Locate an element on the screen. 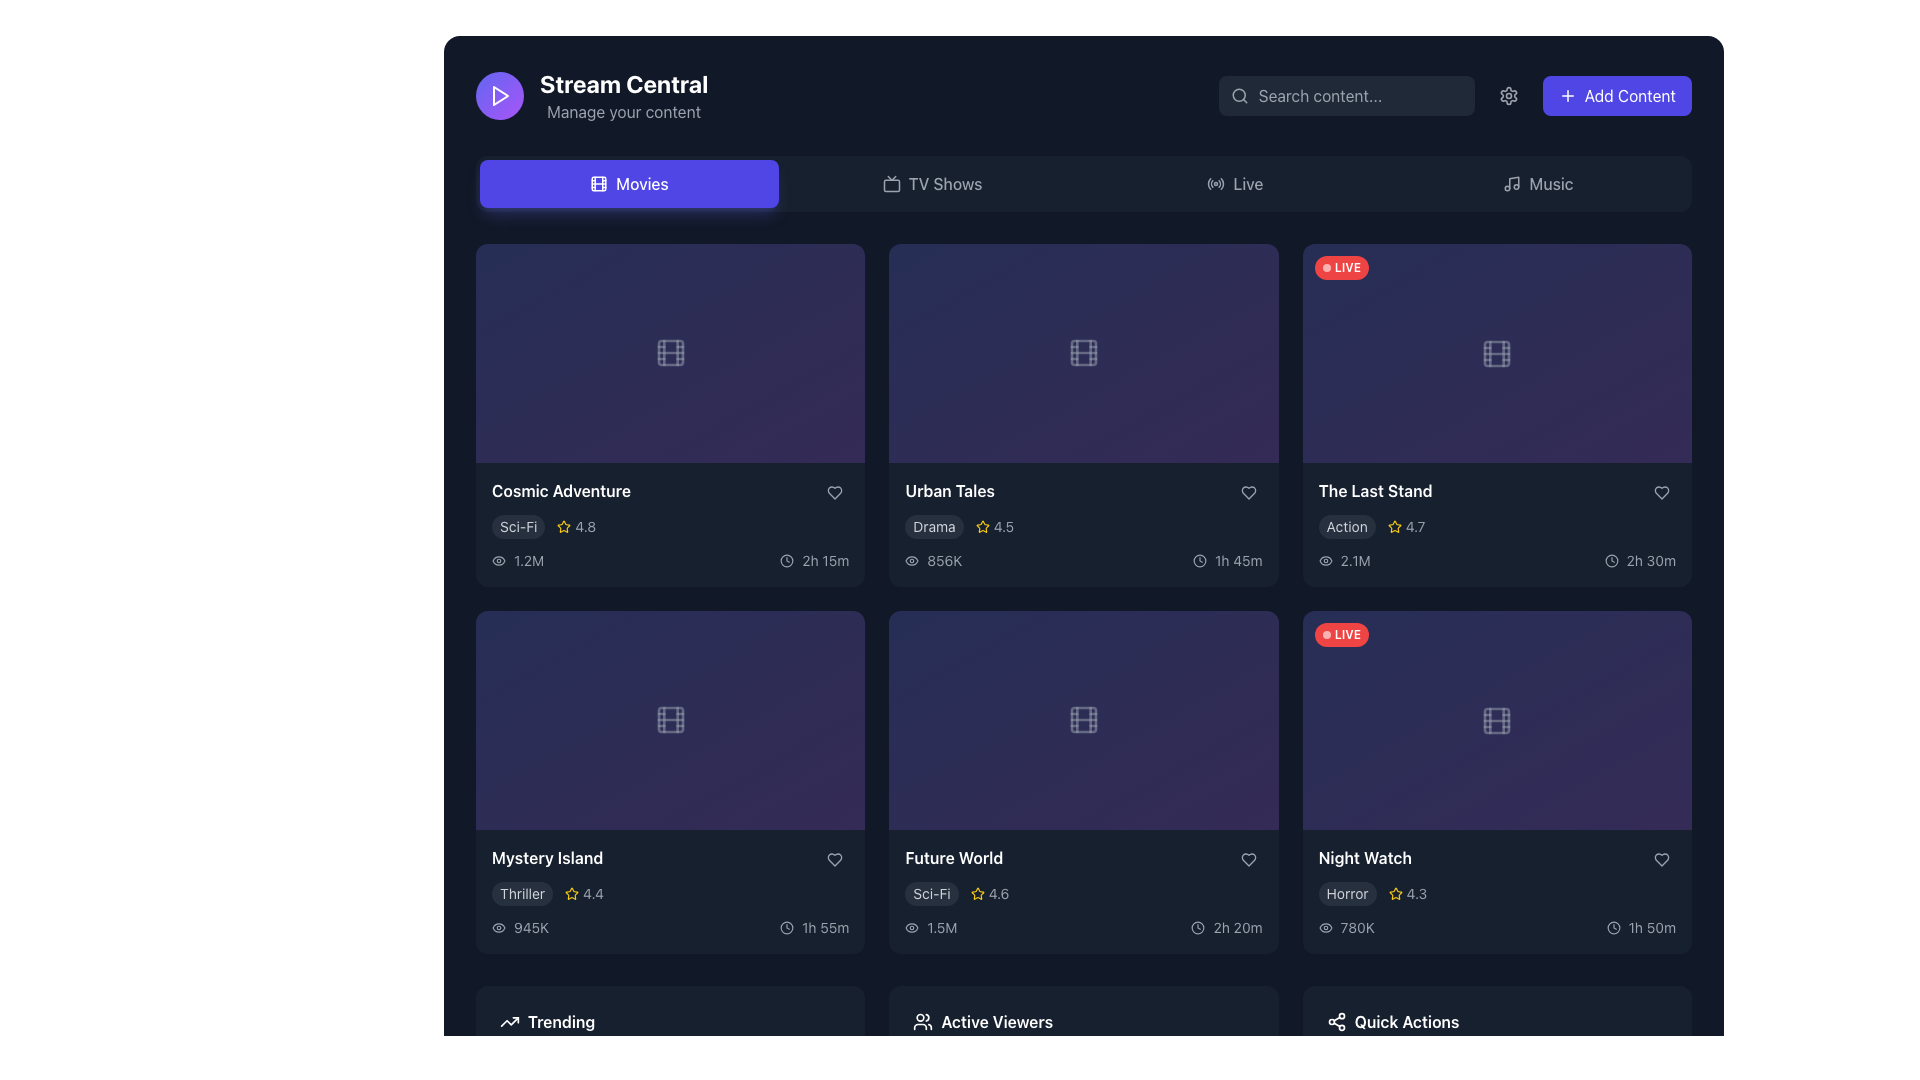  displayed duration value '2h 15m' from the text label in the 'Cosmic Adventure' section of the 'Movies' category within the 'Stream Central' interface is located at coordinates (825, 560).